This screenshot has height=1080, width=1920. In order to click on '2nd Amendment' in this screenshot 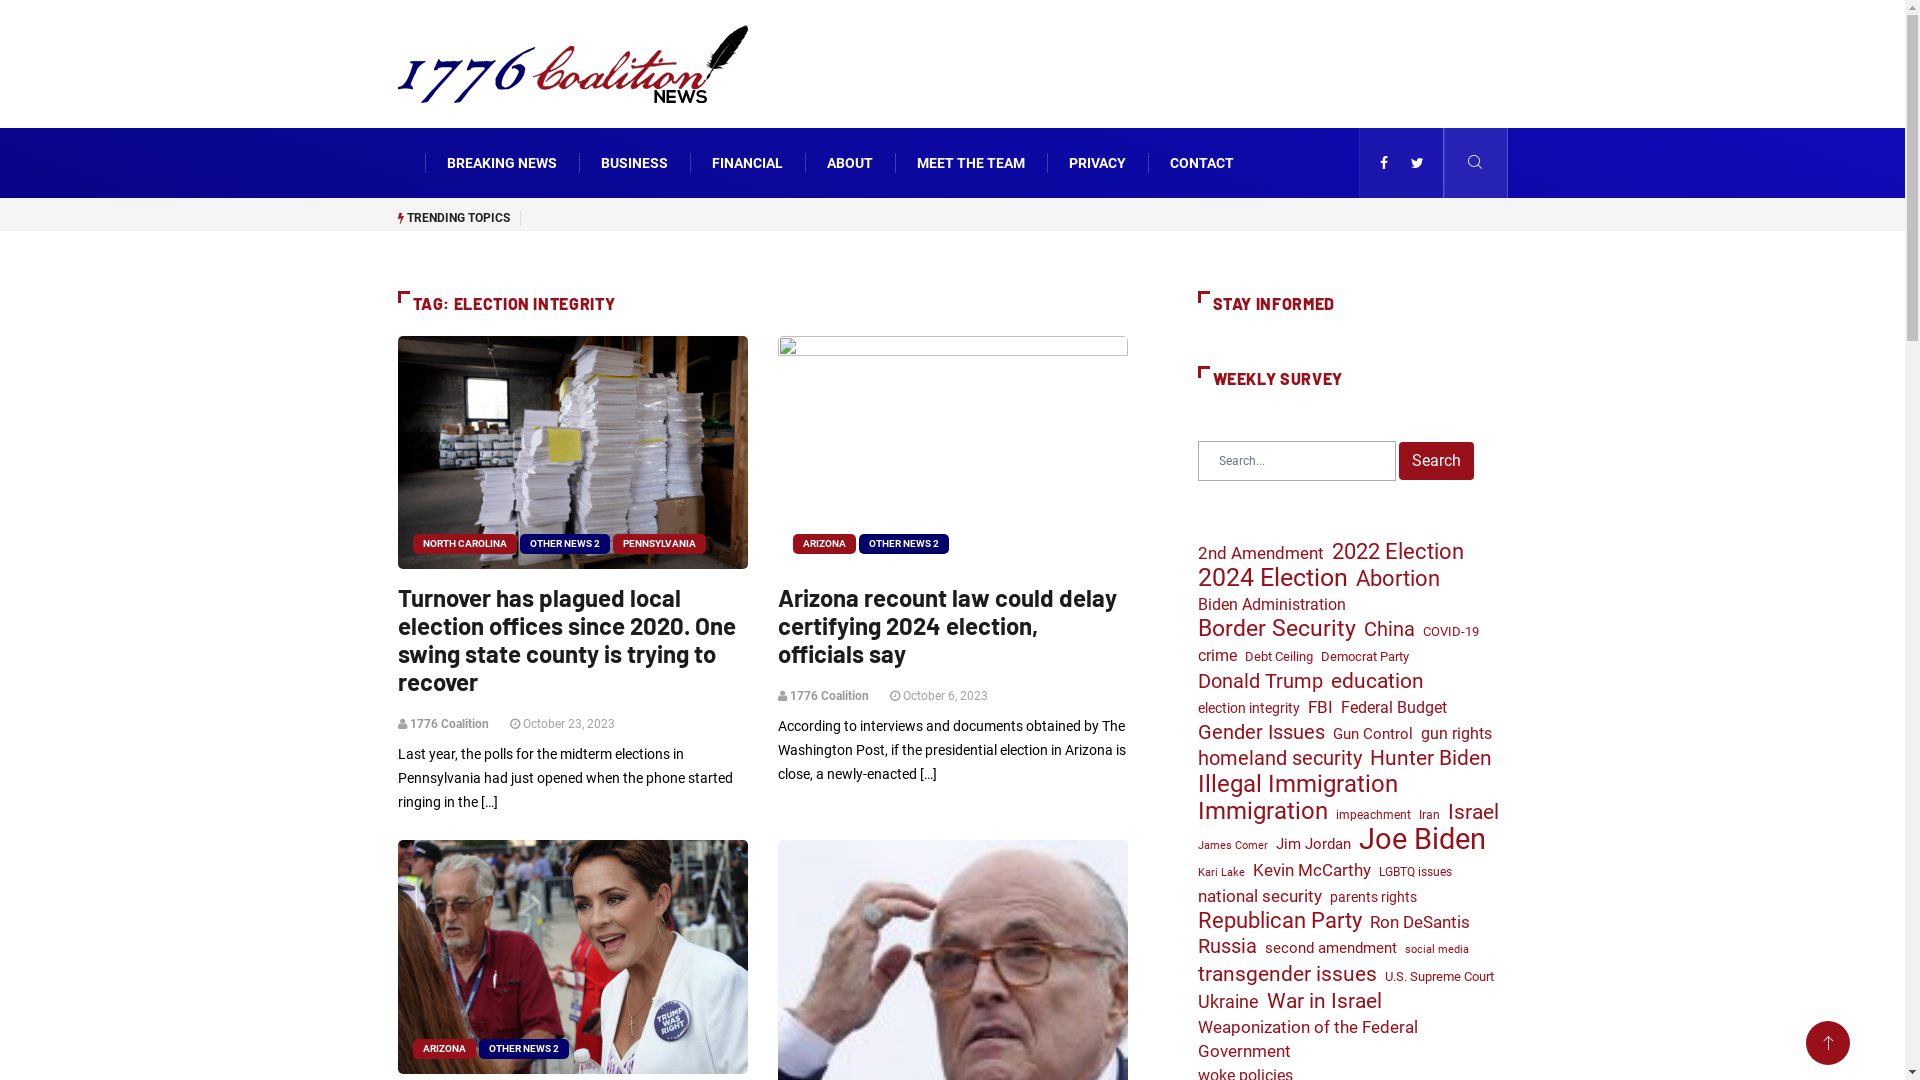, I will do `click(1260, 552)`.